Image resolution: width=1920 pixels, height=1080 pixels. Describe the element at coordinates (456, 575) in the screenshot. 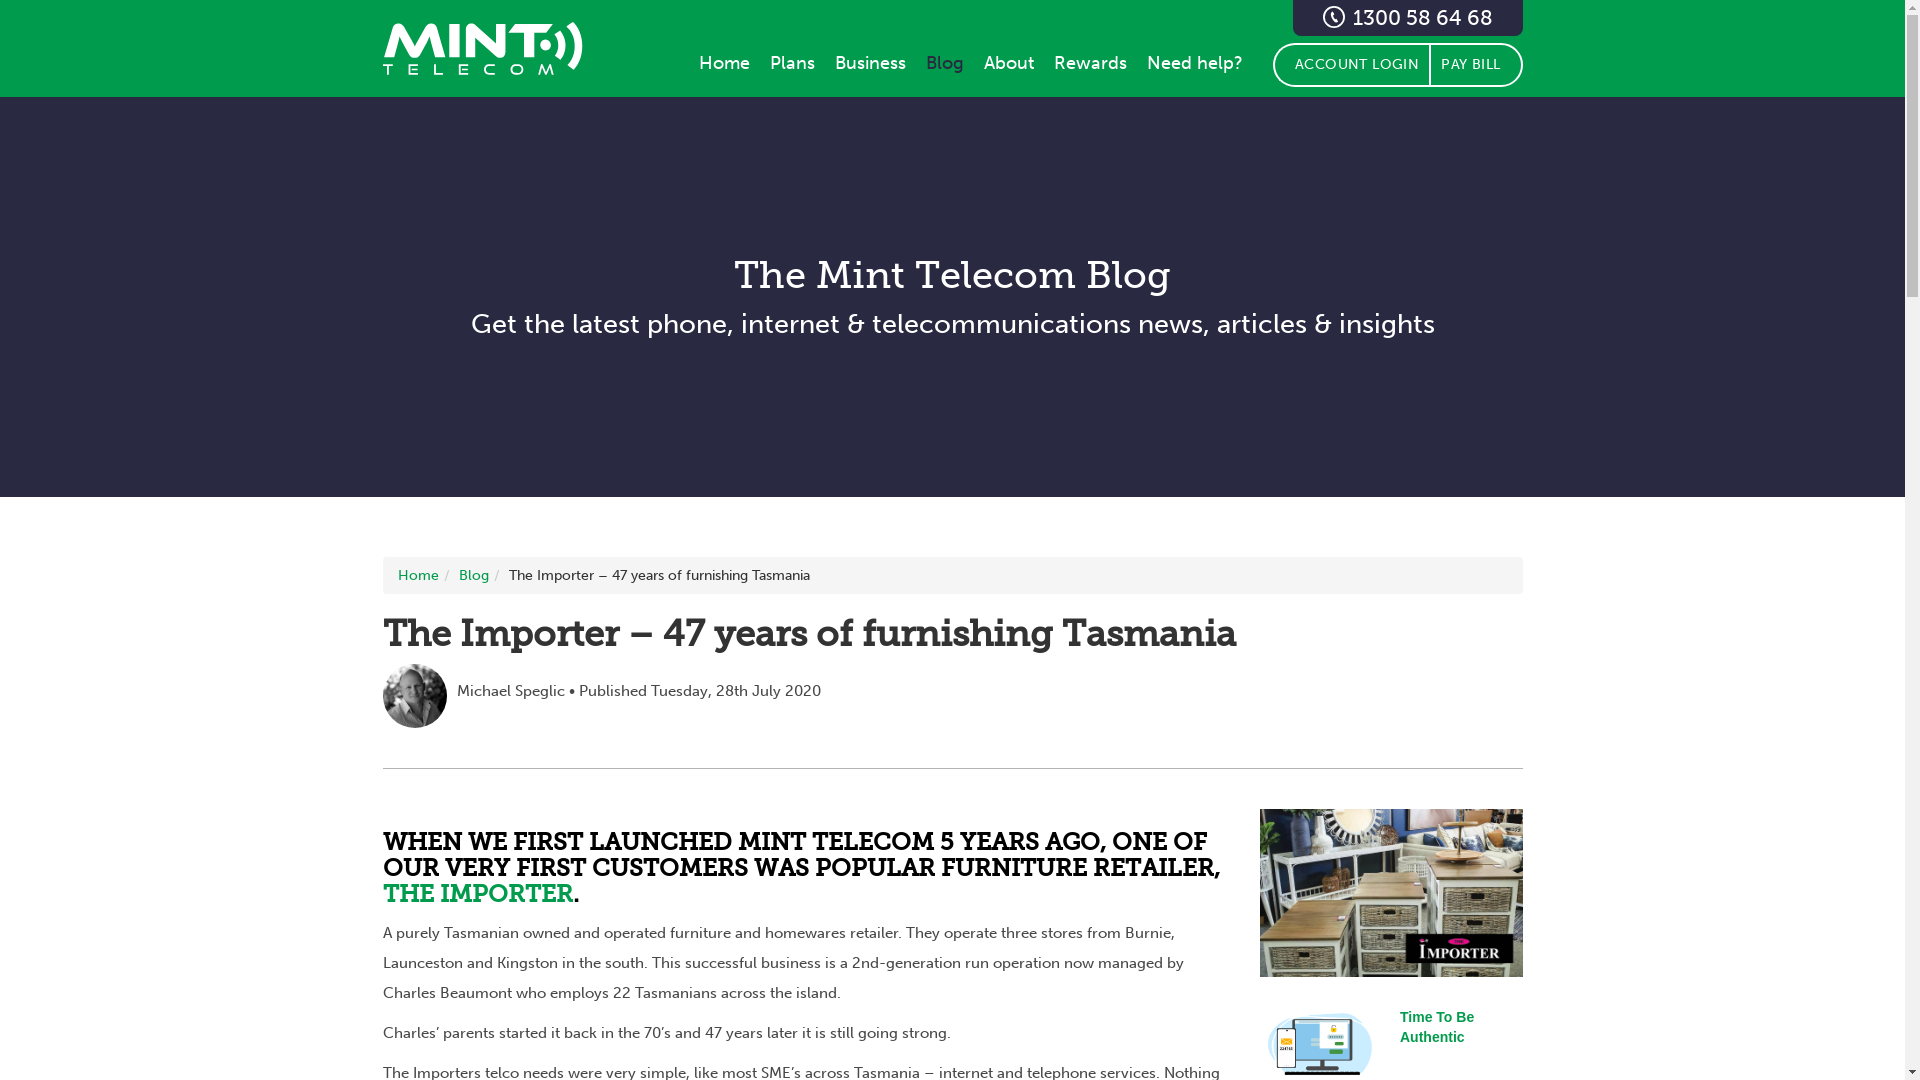

I see `'Blog'` at that location.